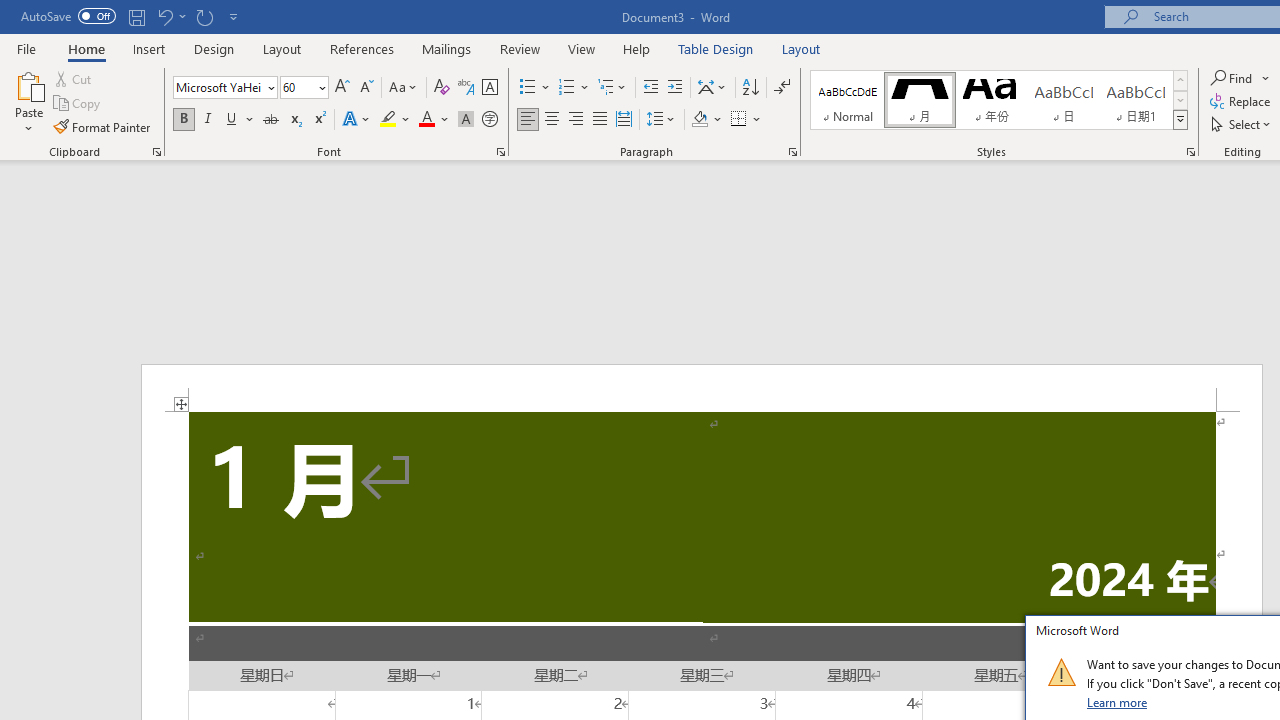 This screenshot has width=1280, height=720. What do you see at coordinates (598, 119) in the screenshot?
I see `'Justify'` at bounding box center [598, 119].